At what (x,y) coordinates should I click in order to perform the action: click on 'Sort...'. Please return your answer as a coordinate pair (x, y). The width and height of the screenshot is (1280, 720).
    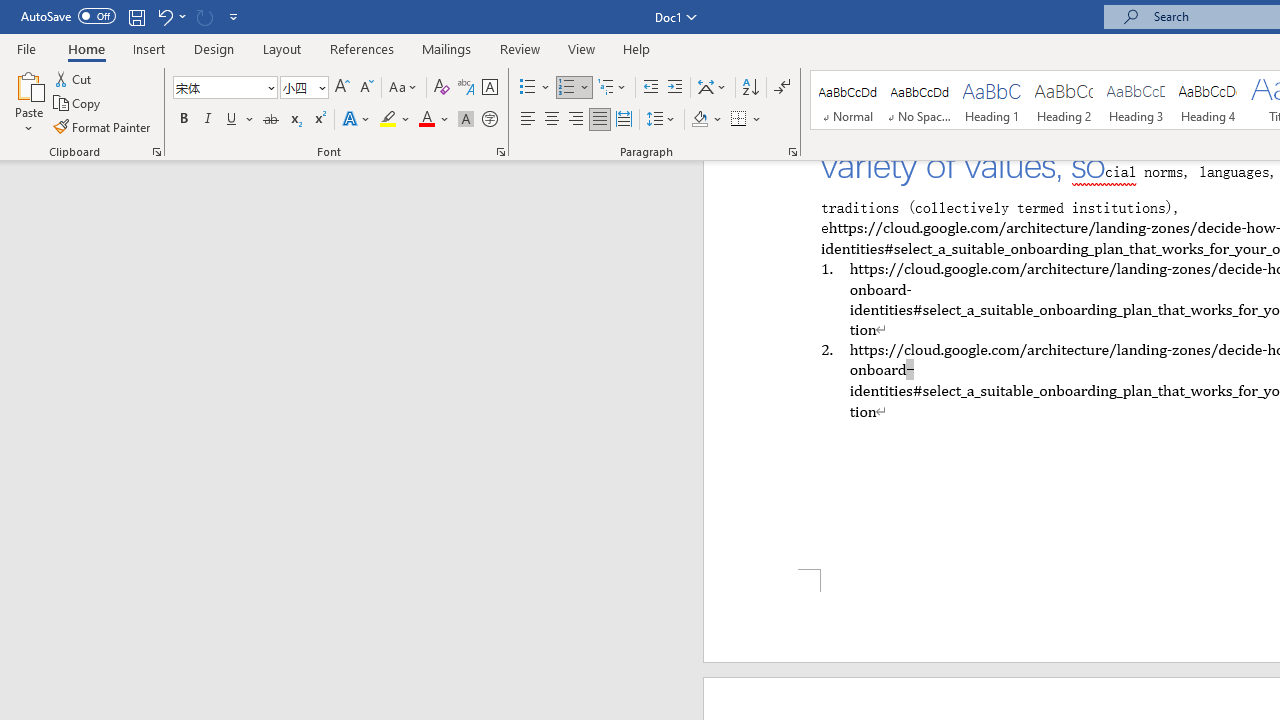
    Looking at the image, I should click on (749, 86).